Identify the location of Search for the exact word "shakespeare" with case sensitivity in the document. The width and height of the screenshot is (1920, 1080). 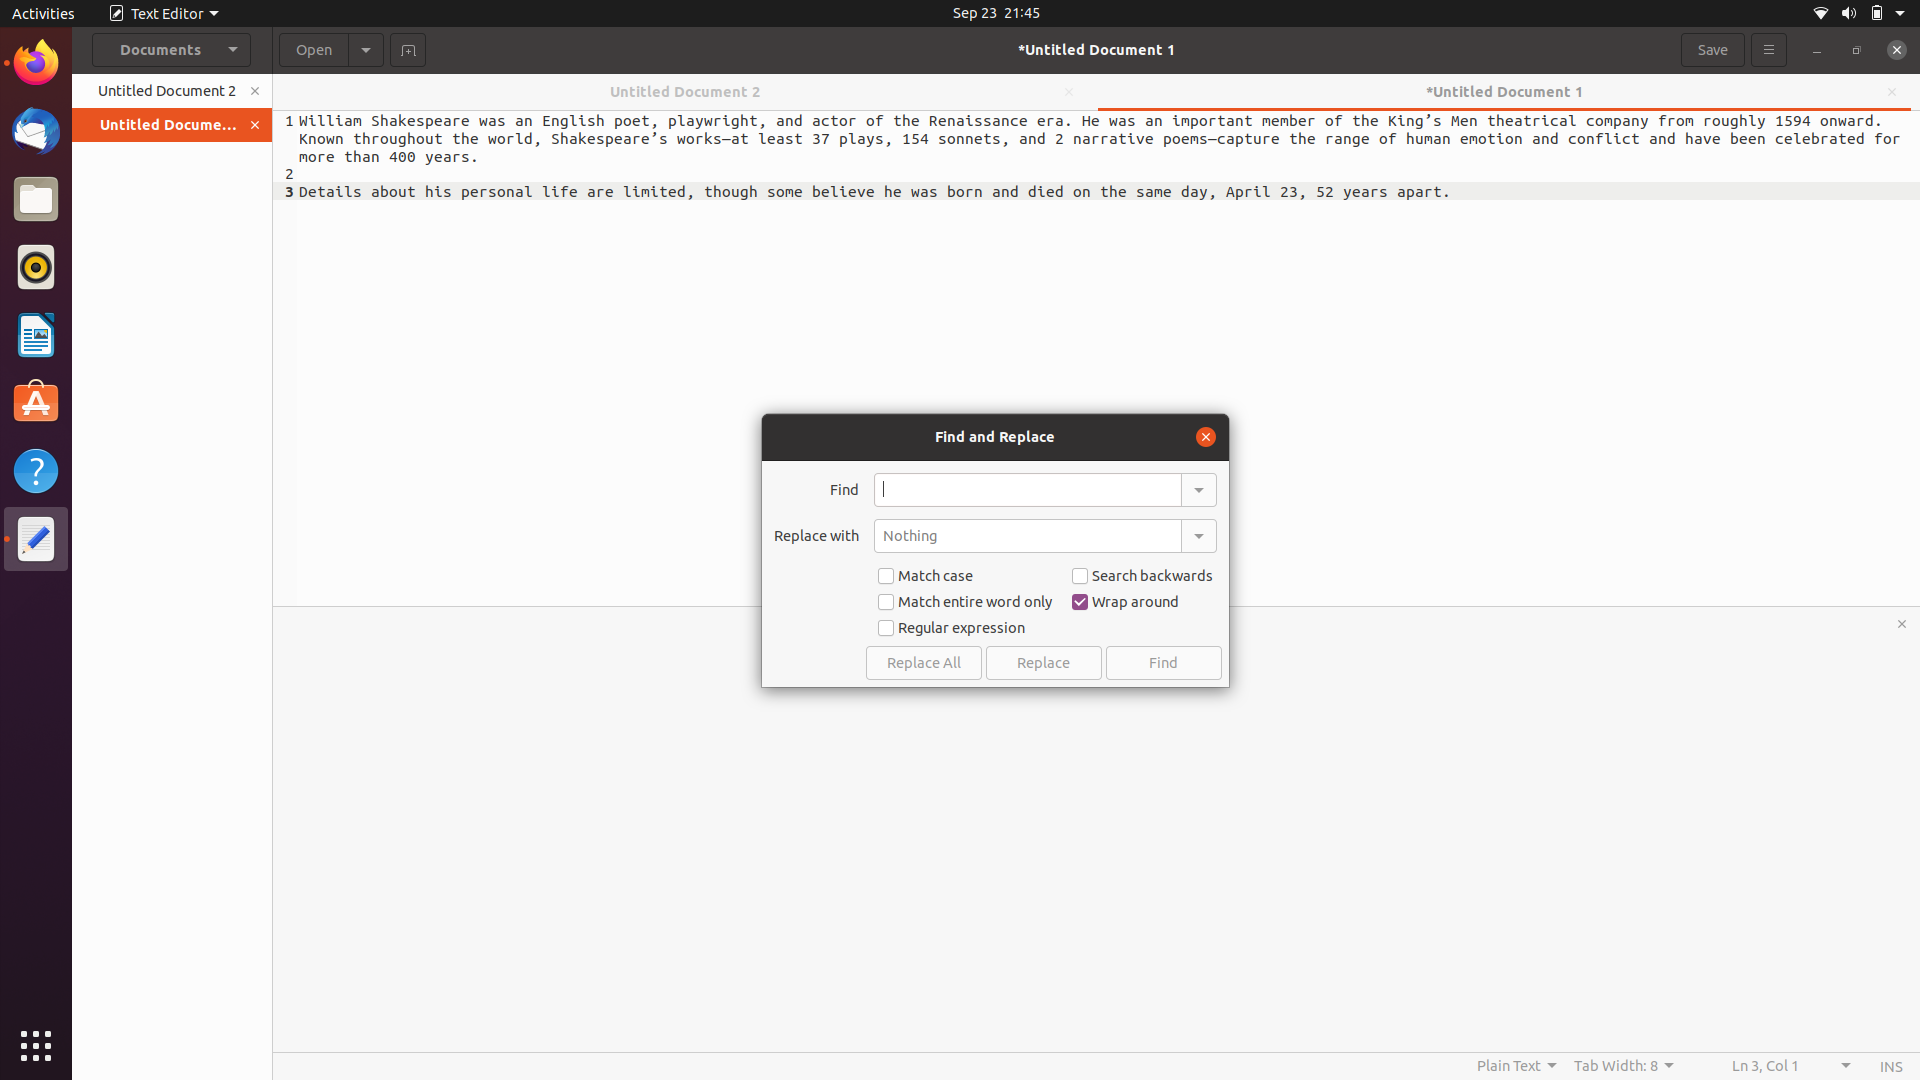
(1027, 489).